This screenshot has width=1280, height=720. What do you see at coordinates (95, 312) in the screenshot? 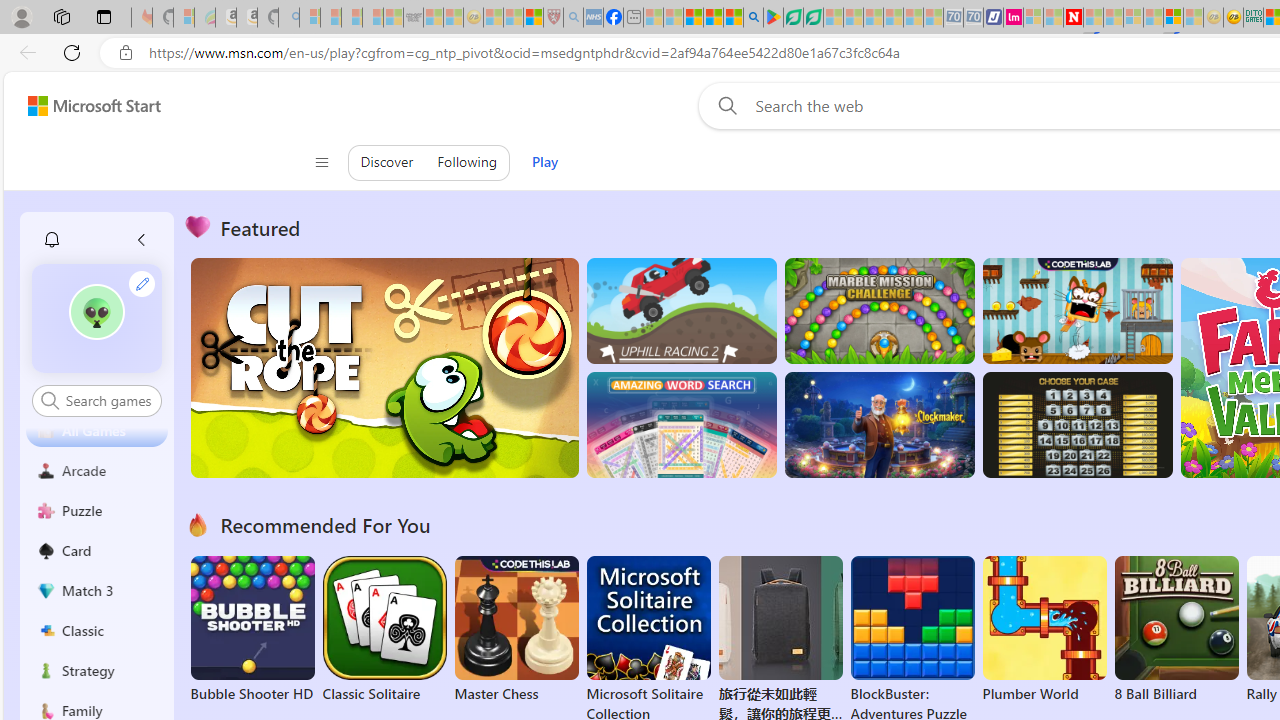
I see `'""'` at bounding box center [95, 312].